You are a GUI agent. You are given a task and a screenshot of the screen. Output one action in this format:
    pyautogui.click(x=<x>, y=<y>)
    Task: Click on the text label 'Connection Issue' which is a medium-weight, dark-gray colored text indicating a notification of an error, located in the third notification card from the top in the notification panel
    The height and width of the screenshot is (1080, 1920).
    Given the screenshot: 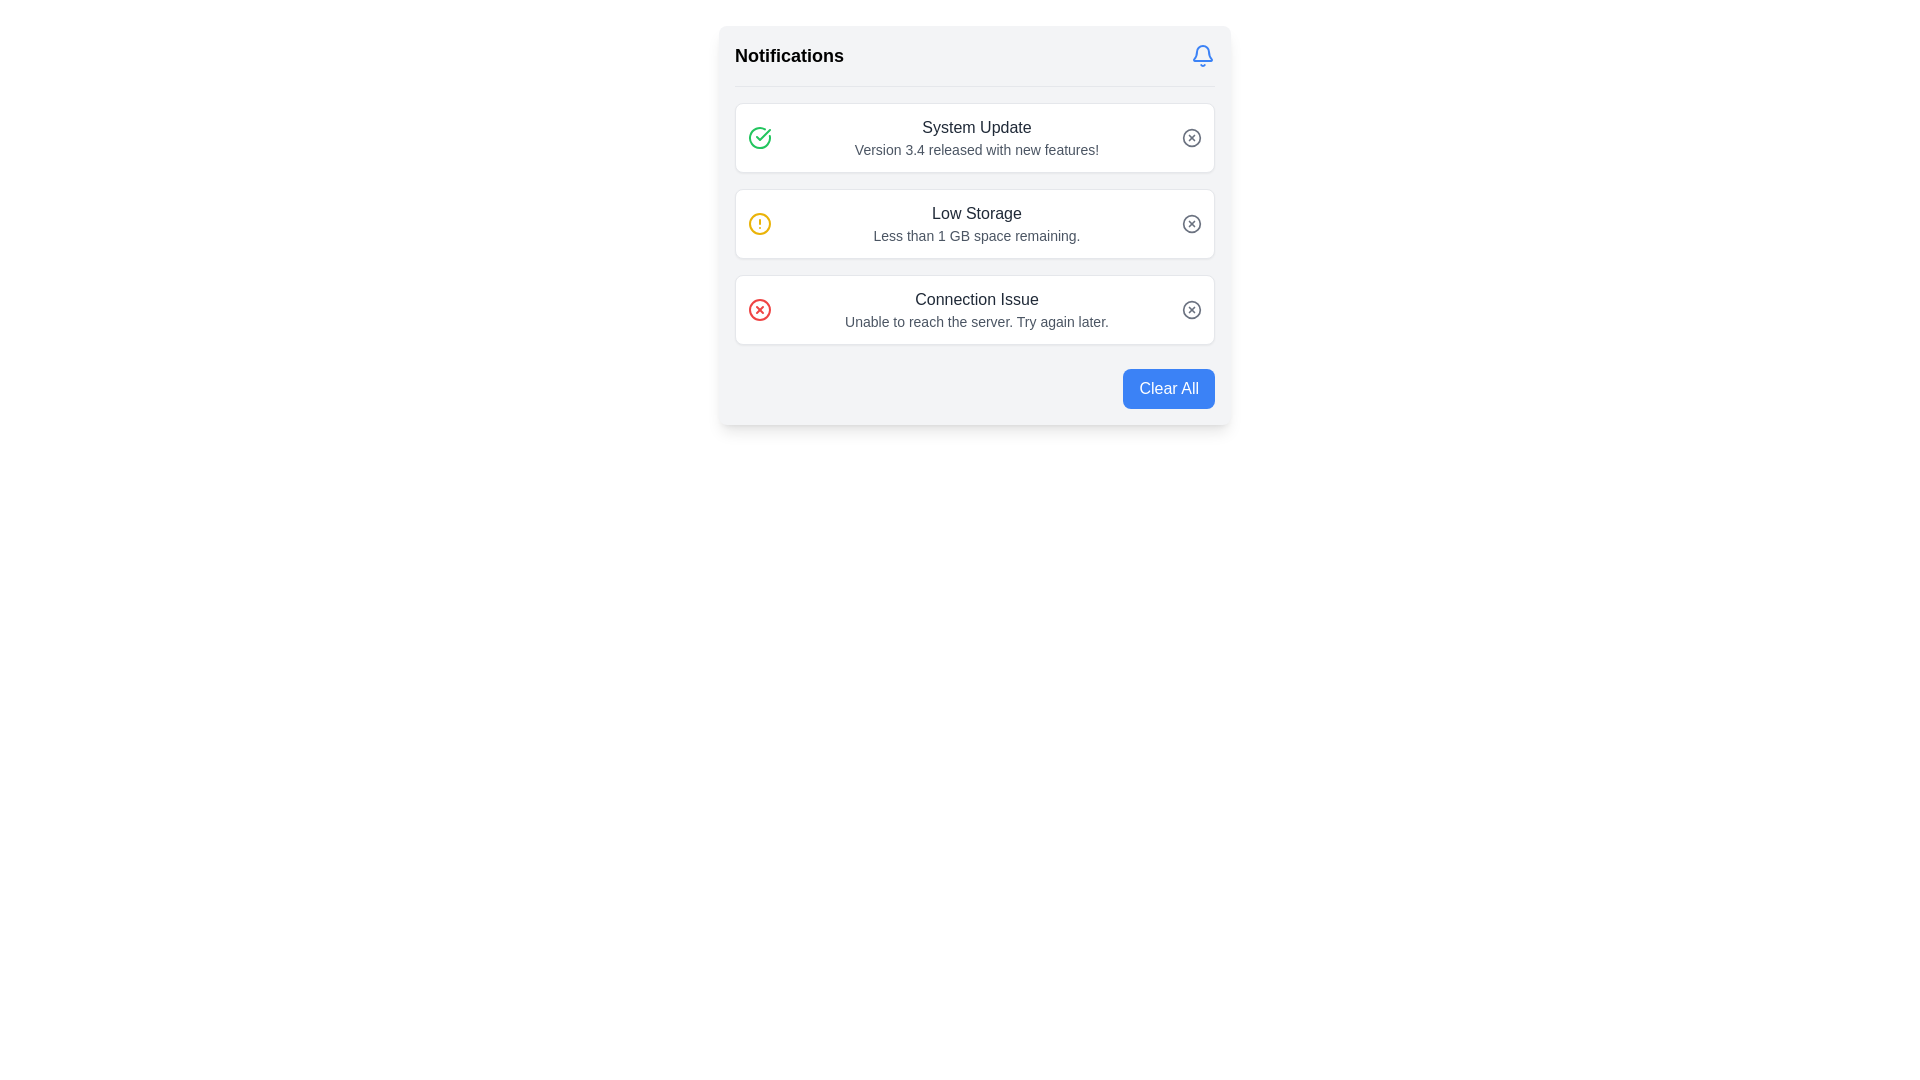 What is the action you would take?
    pyautogui.click(x=977, y=300)
    